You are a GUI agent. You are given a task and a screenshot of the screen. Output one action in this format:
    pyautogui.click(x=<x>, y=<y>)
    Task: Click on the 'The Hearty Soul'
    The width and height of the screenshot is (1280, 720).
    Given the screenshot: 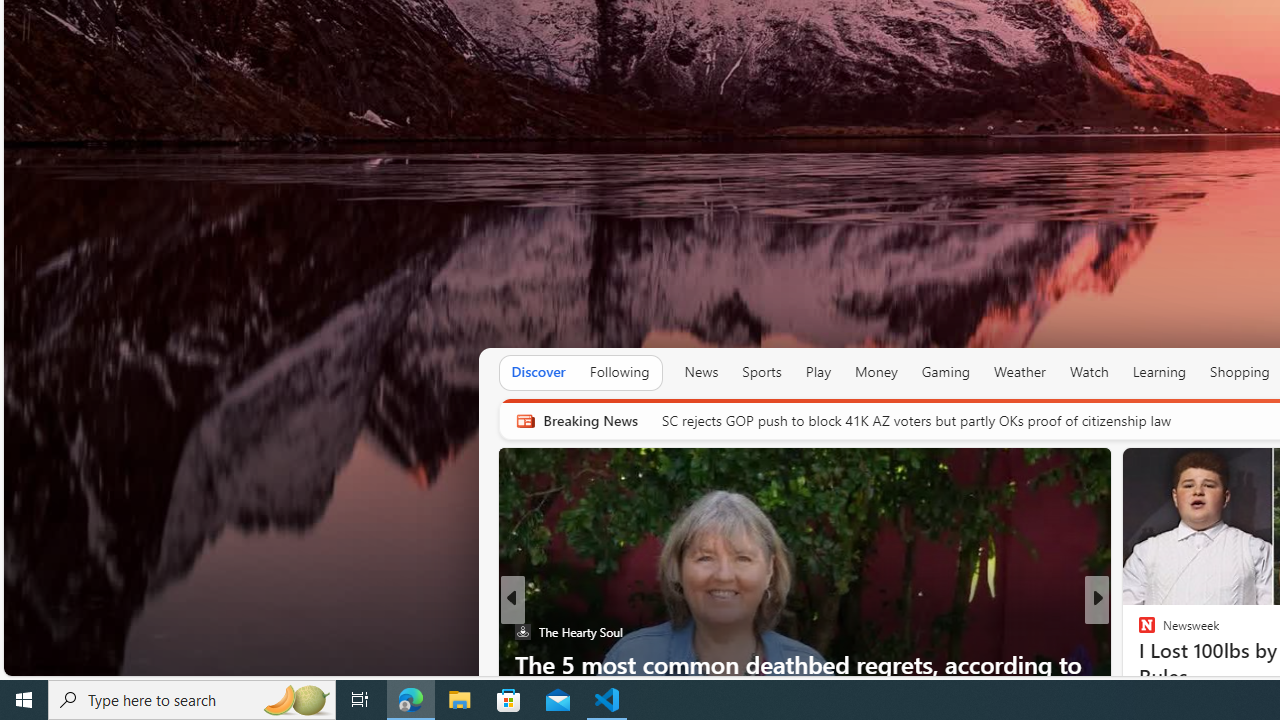 What is the action you would take?
    pyautogui.click(x=522, y=632)
    